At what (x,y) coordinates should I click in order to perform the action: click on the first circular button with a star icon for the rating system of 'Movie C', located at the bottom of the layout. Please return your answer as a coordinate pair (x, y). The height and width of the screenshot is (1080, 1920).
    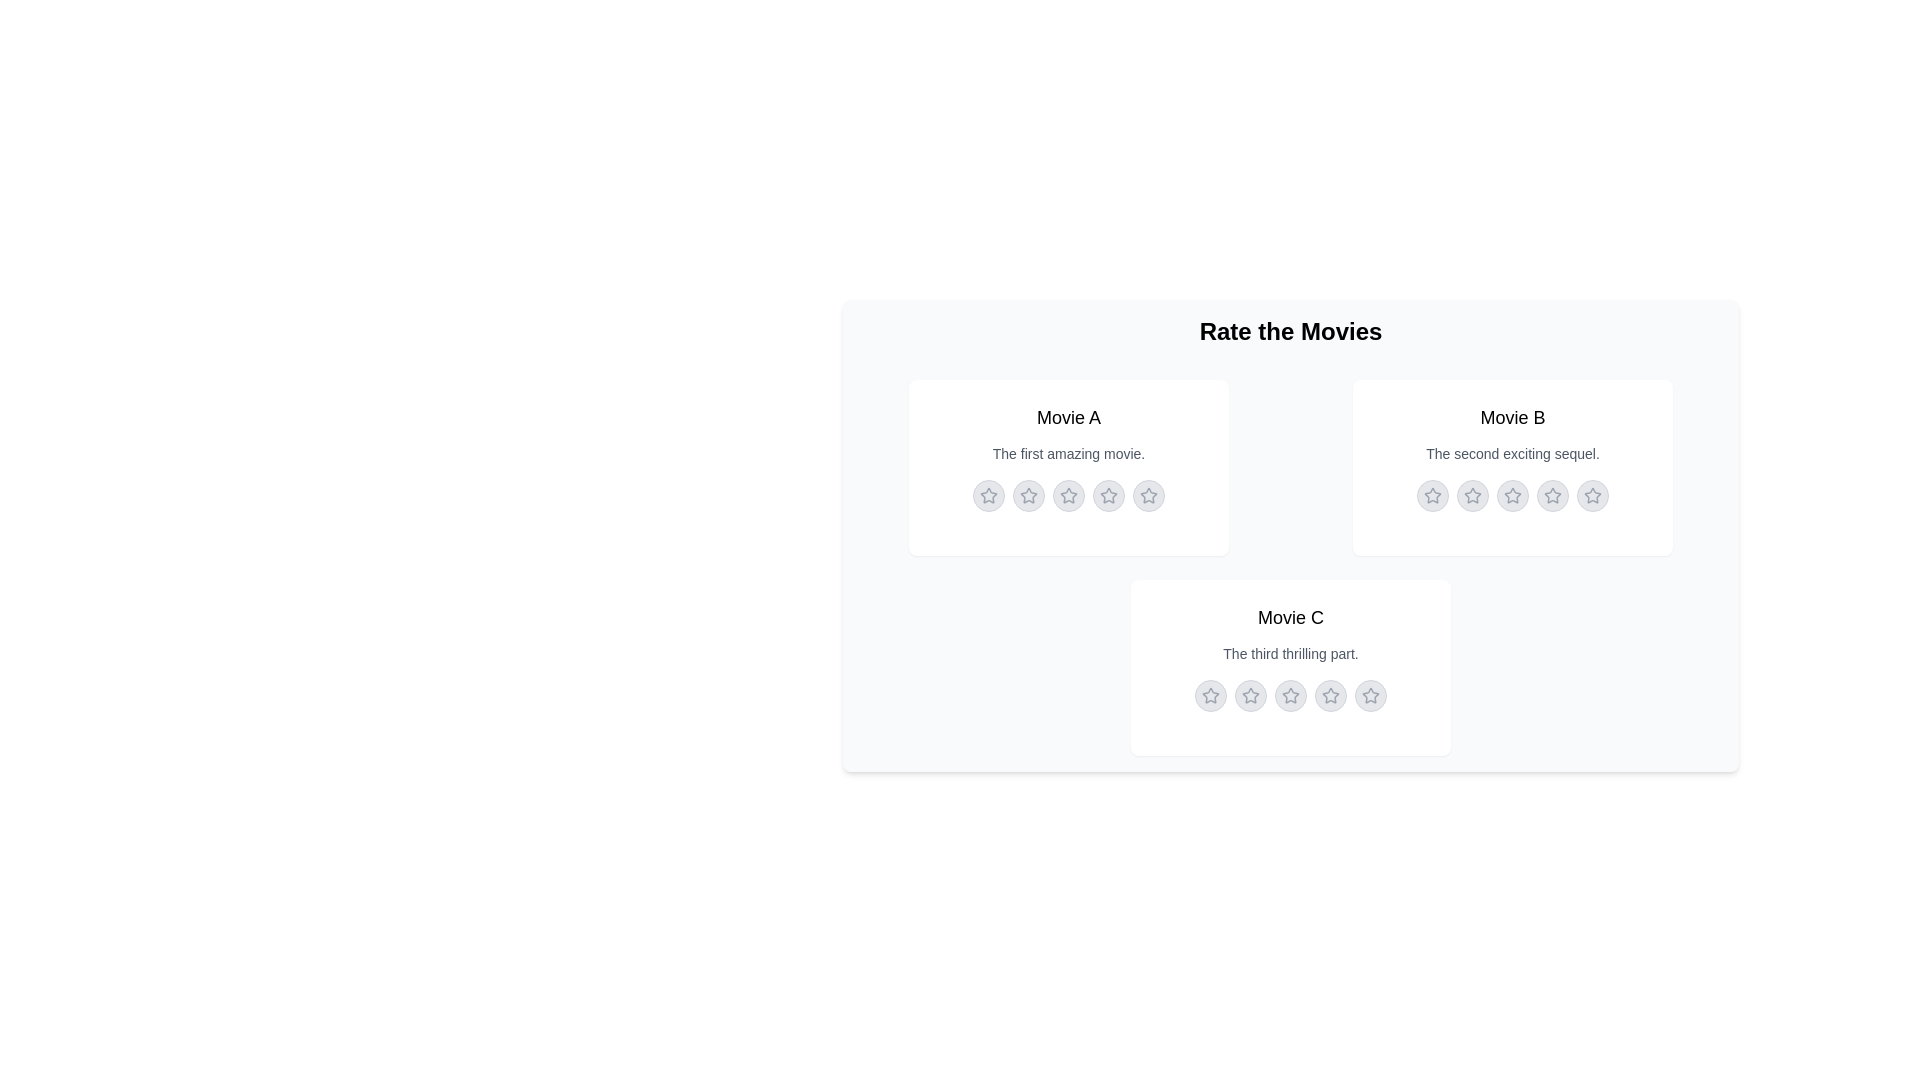
    Looking at the image, I should click on (1209, 694).